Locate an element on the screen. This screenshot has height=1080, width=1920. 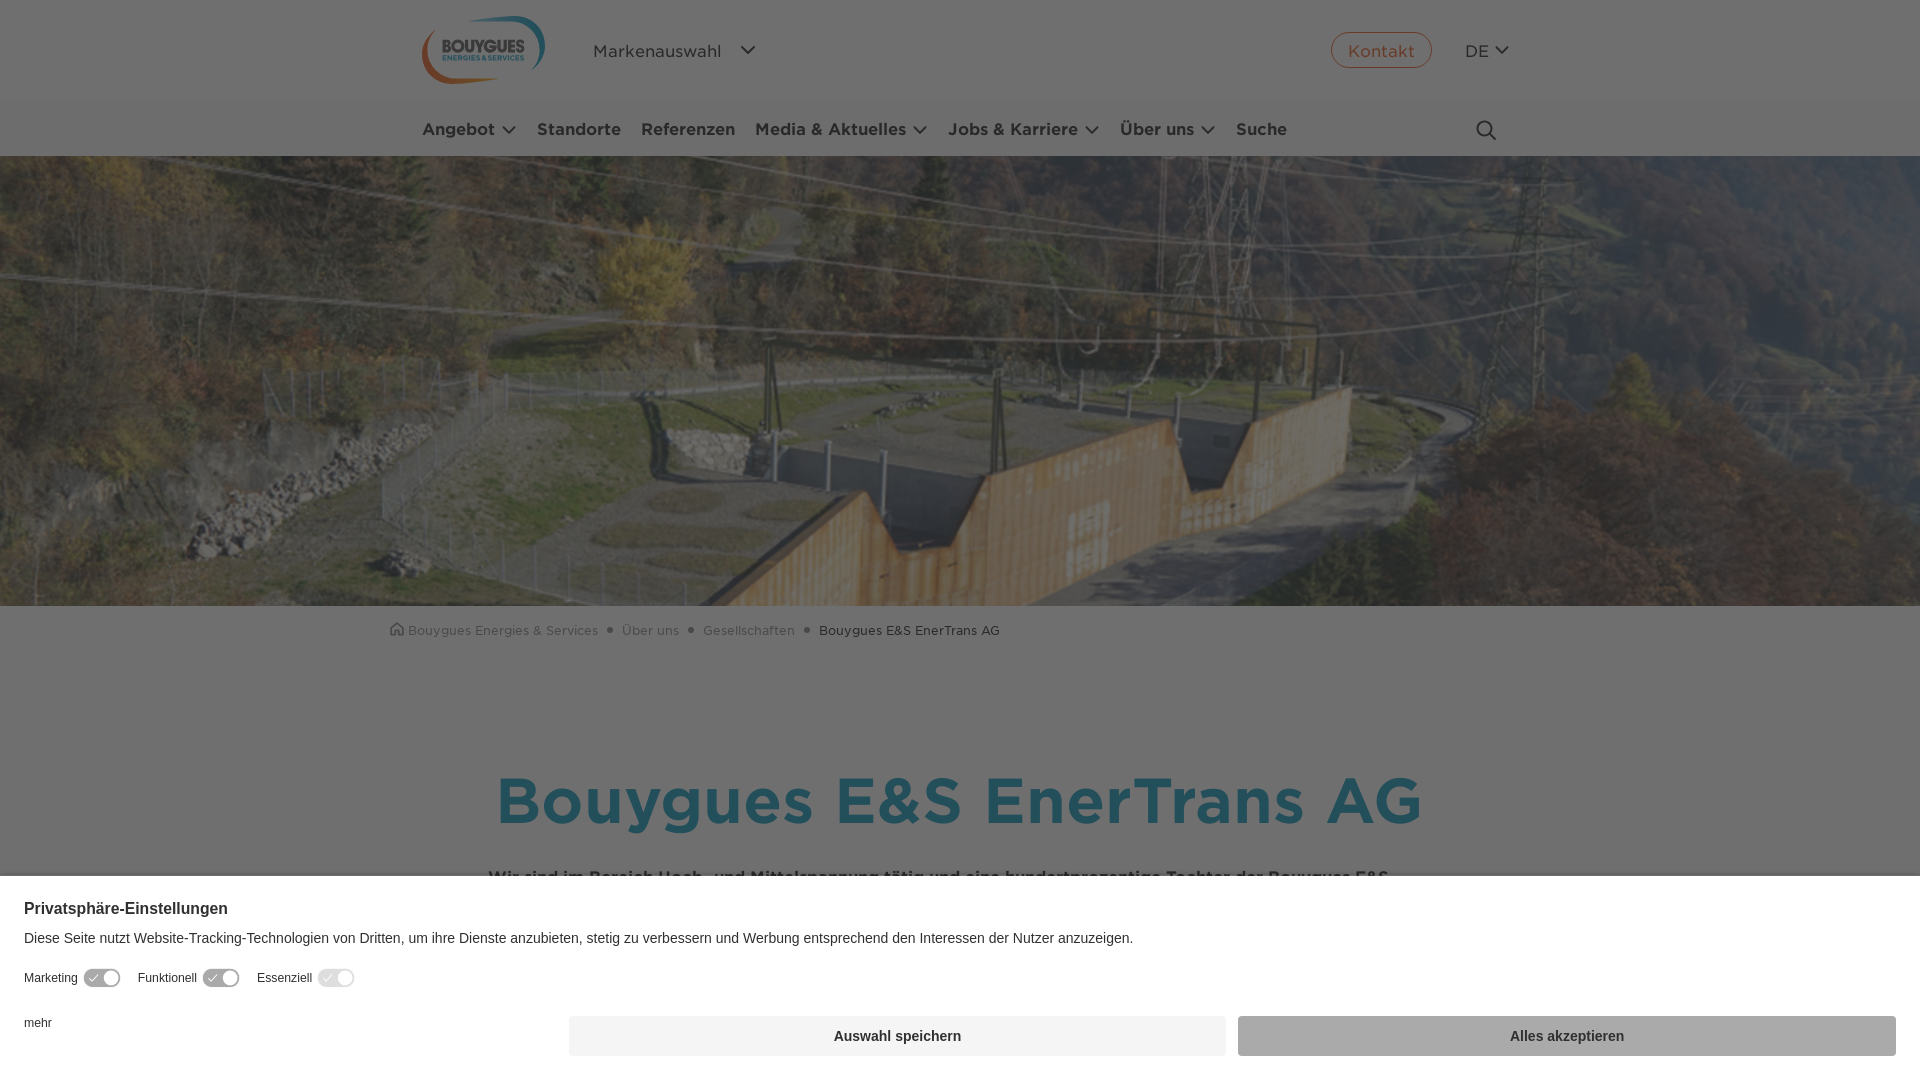
'Gesellschaften' is located at coordinates (747, 628).